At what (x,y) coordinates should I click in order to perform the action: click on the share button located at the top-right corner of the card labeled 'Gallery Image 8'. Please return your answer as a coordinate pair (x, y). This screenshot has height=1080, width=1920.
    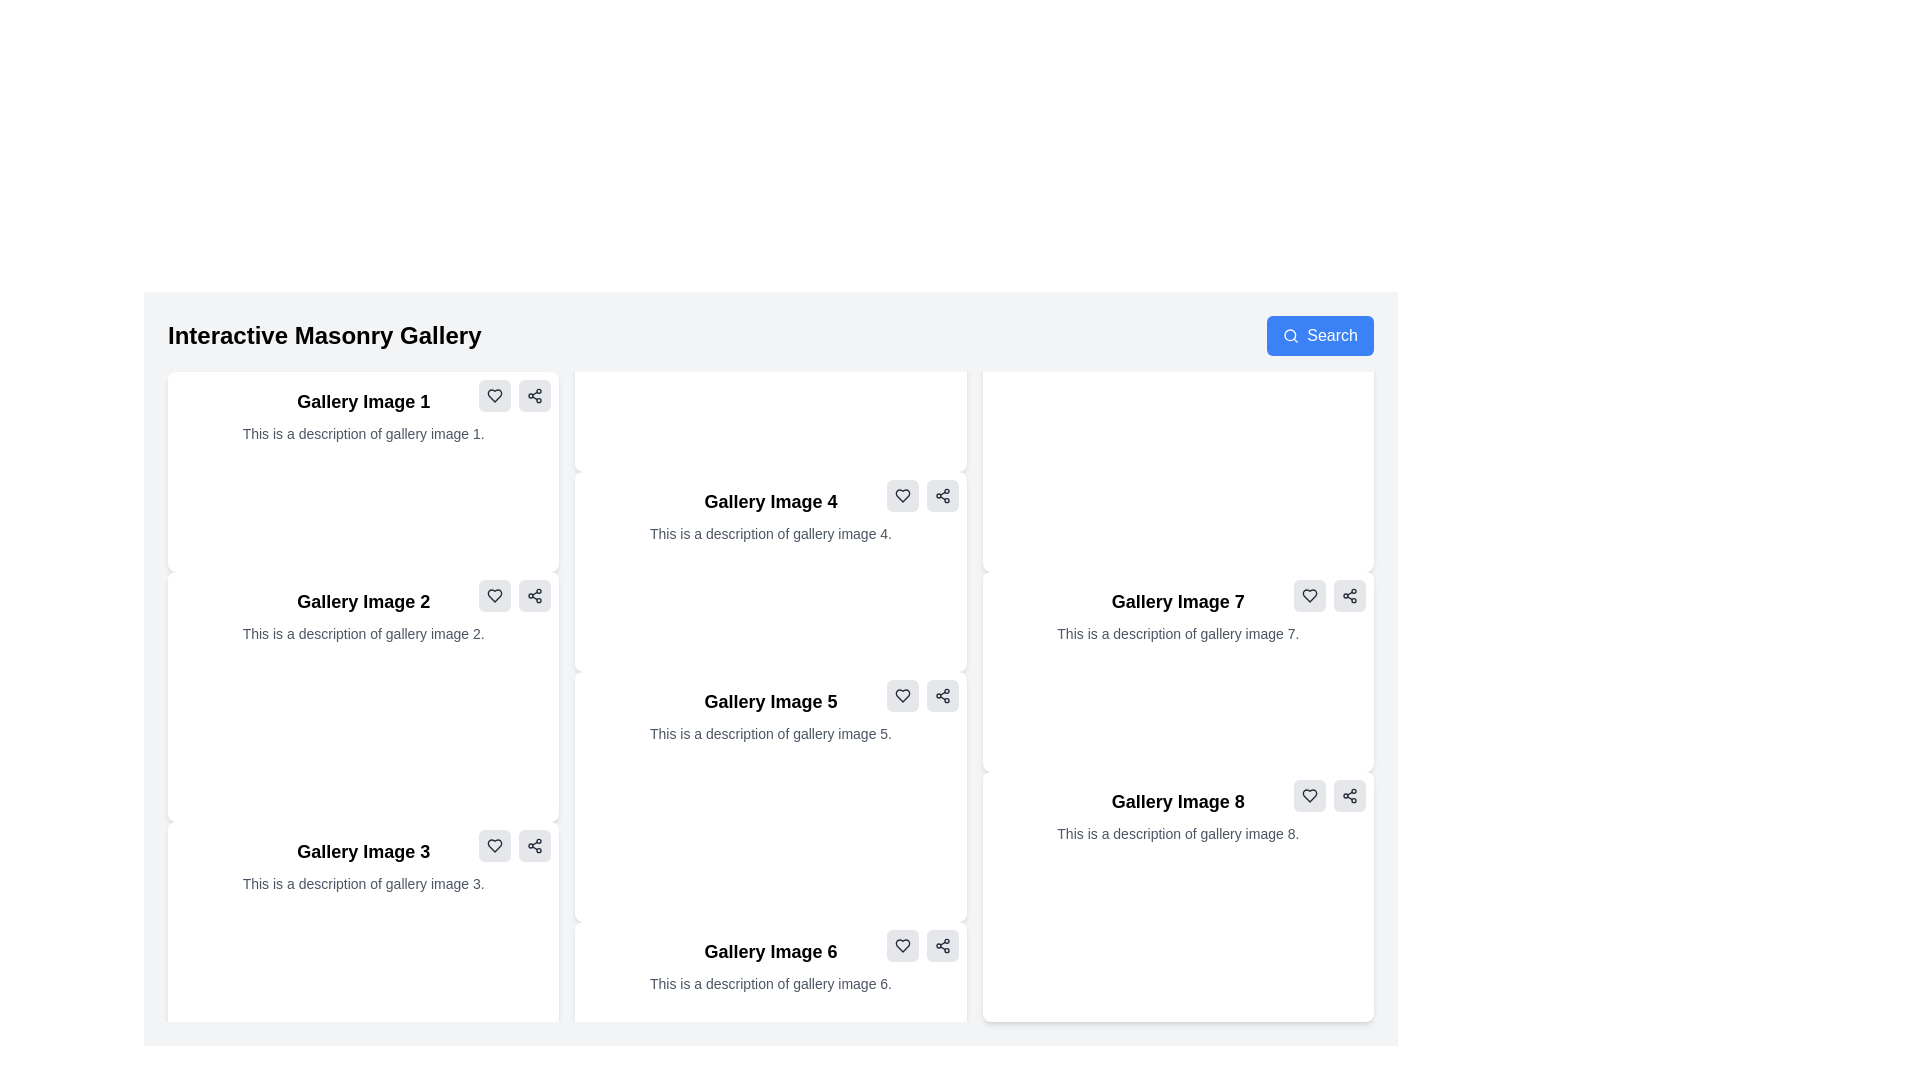
    Looking at the image, I should click on (1349, 794).